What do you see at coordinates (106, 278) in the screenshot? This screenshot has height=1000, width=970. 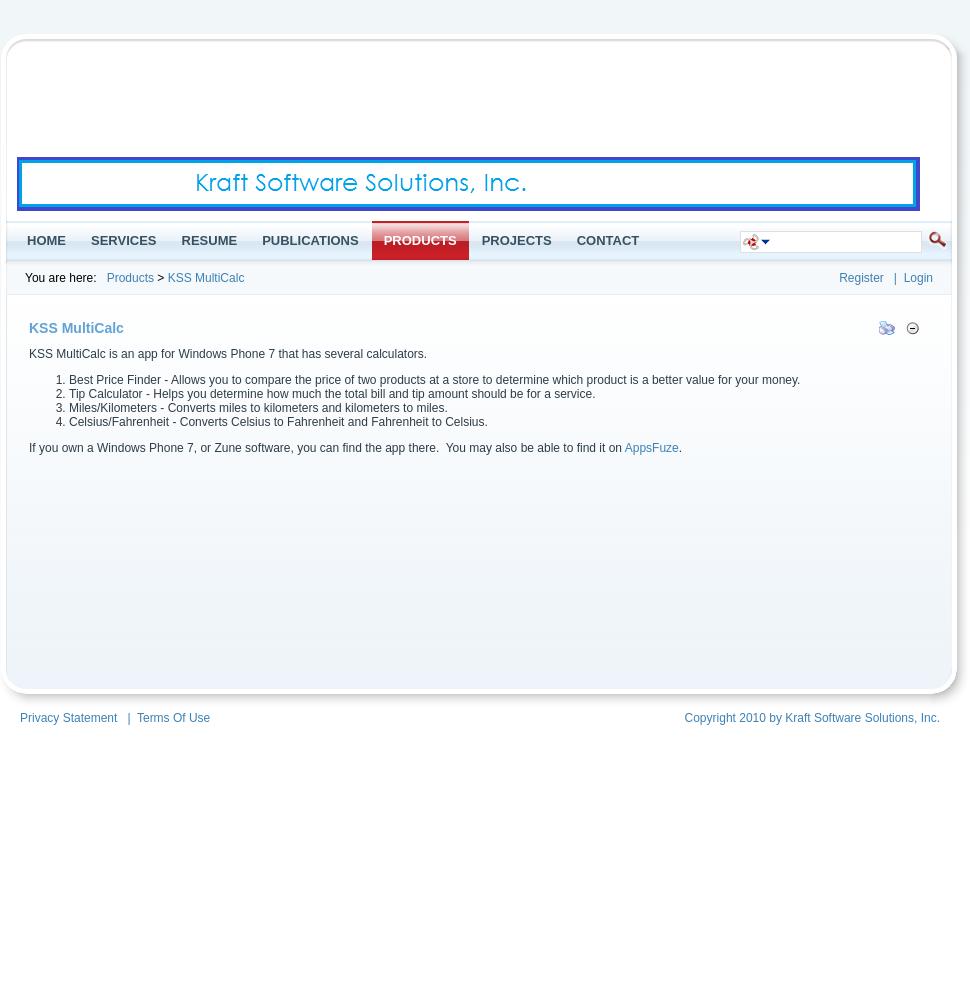 I see `'Products'` at bounding box center [106, 278].